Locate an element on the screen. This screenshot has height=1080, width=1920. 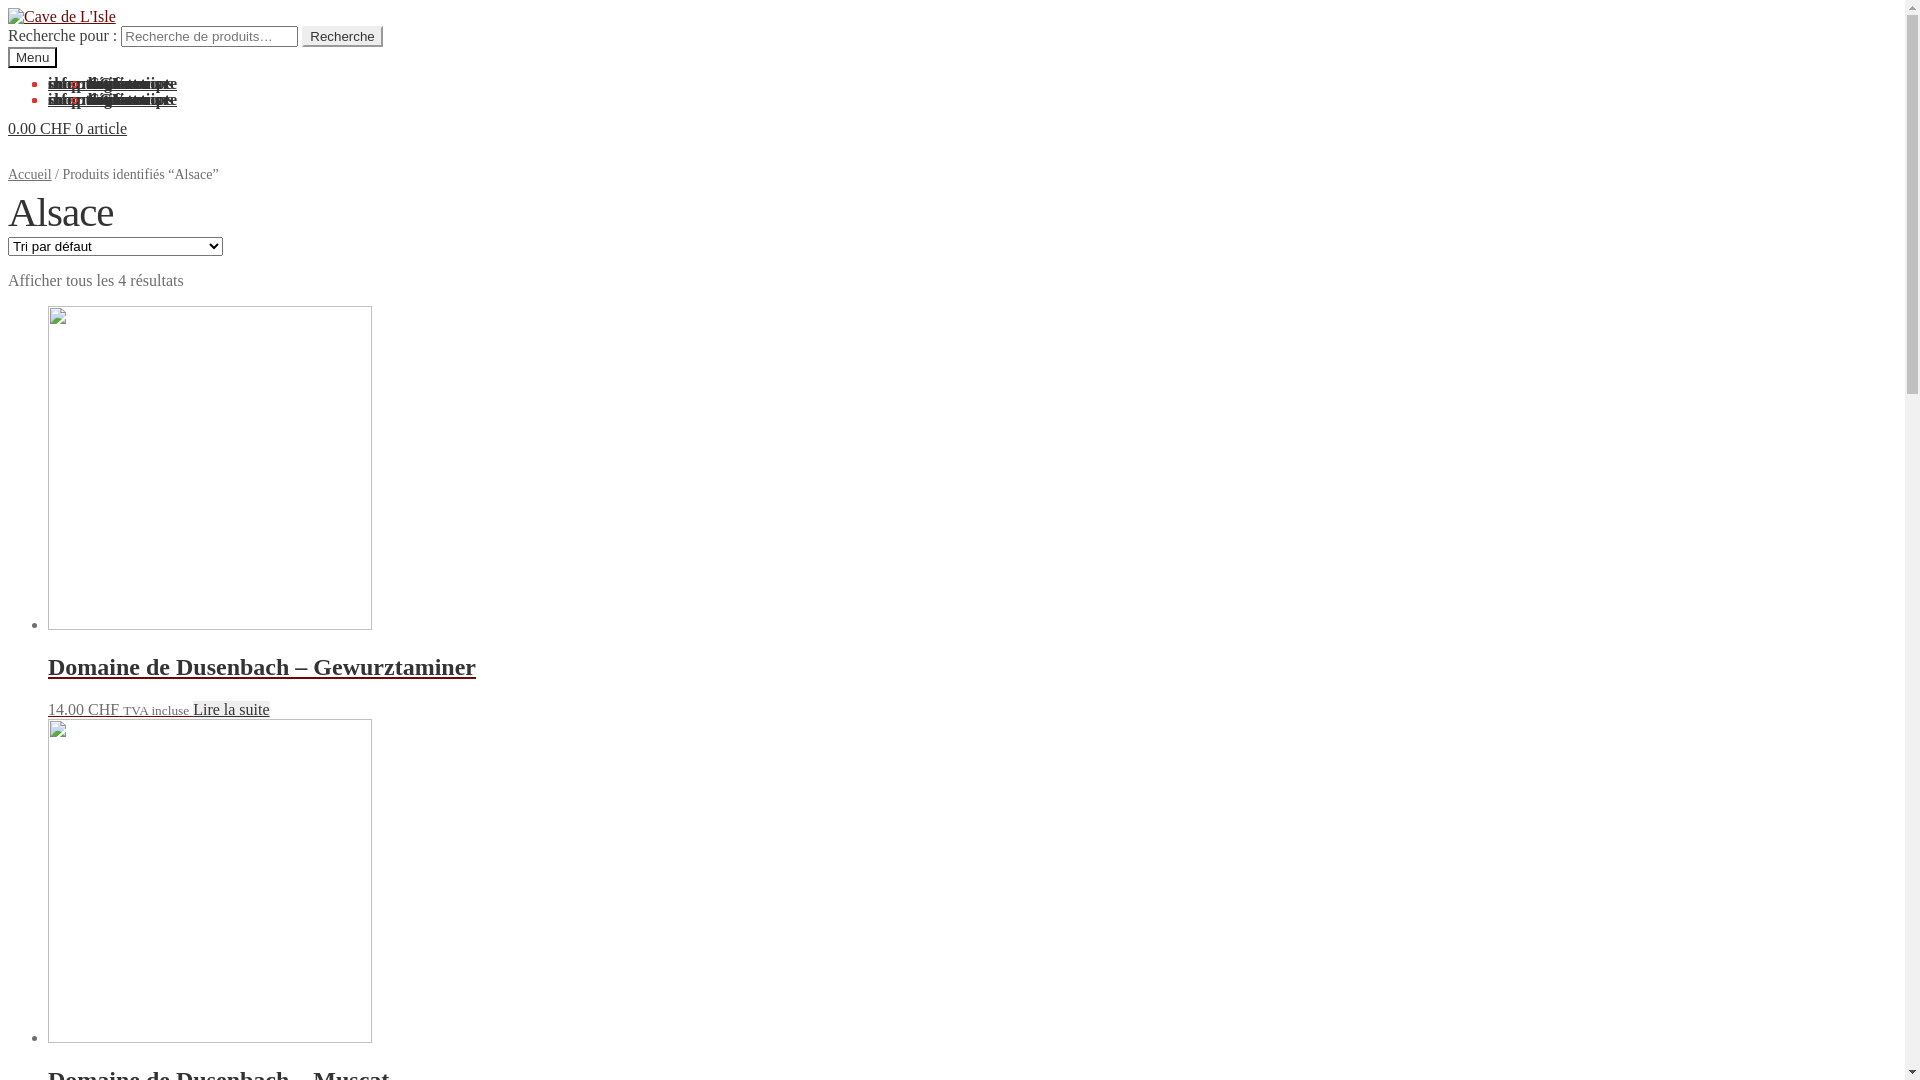
'0.00 CHF 0 article' is located at coordinates (8, 128).